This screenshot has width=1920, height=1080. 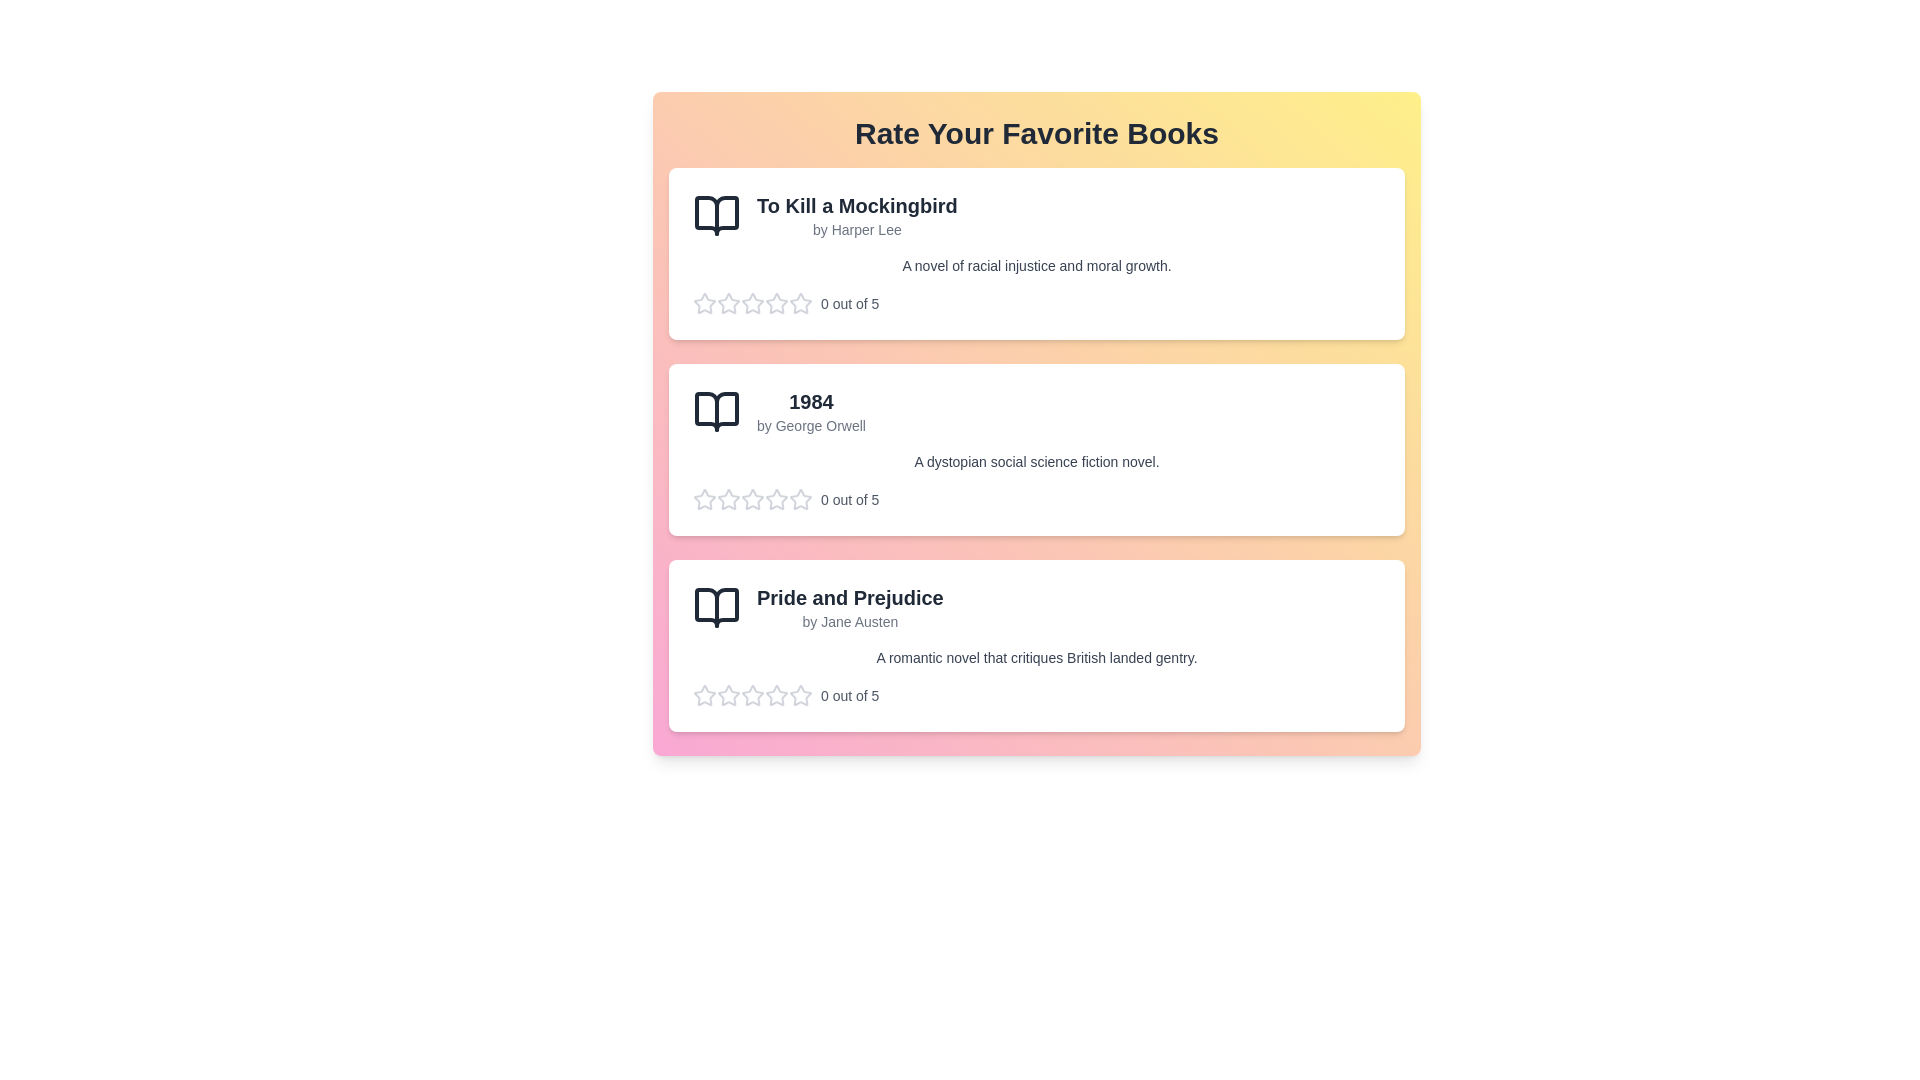 What do you see at coordinates (857, 216) in the screenshot?
I see `the text block that displays the title and author information for the book 'To Kill a Mockingbird', located within the first card-like section of the vertically stacked list of book cards` at bounding box center [857, 216].